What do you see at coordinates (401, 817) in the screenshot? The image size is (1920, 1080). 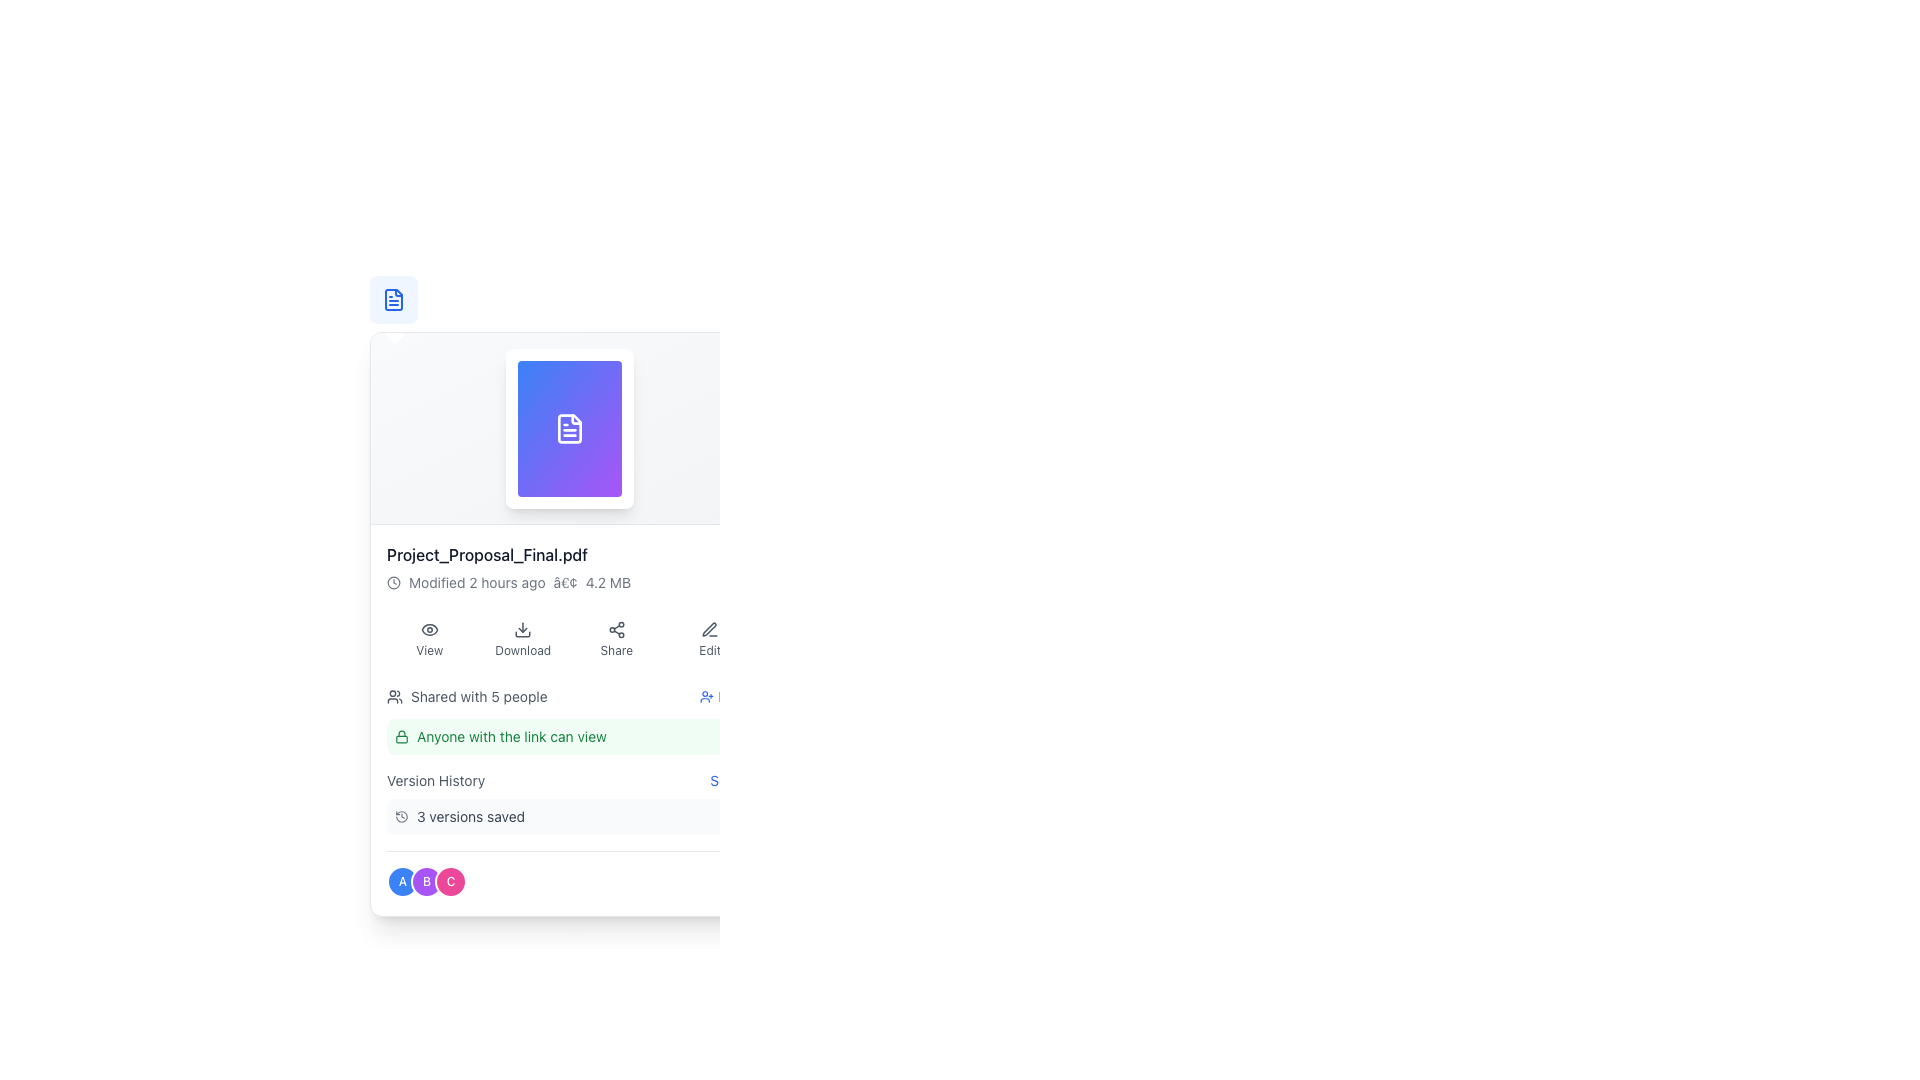 I see `the circular clock-like icon representing history or version, located next to the text '3 versions saved' in the 'Version History' section` at bounding box center [401, 817].